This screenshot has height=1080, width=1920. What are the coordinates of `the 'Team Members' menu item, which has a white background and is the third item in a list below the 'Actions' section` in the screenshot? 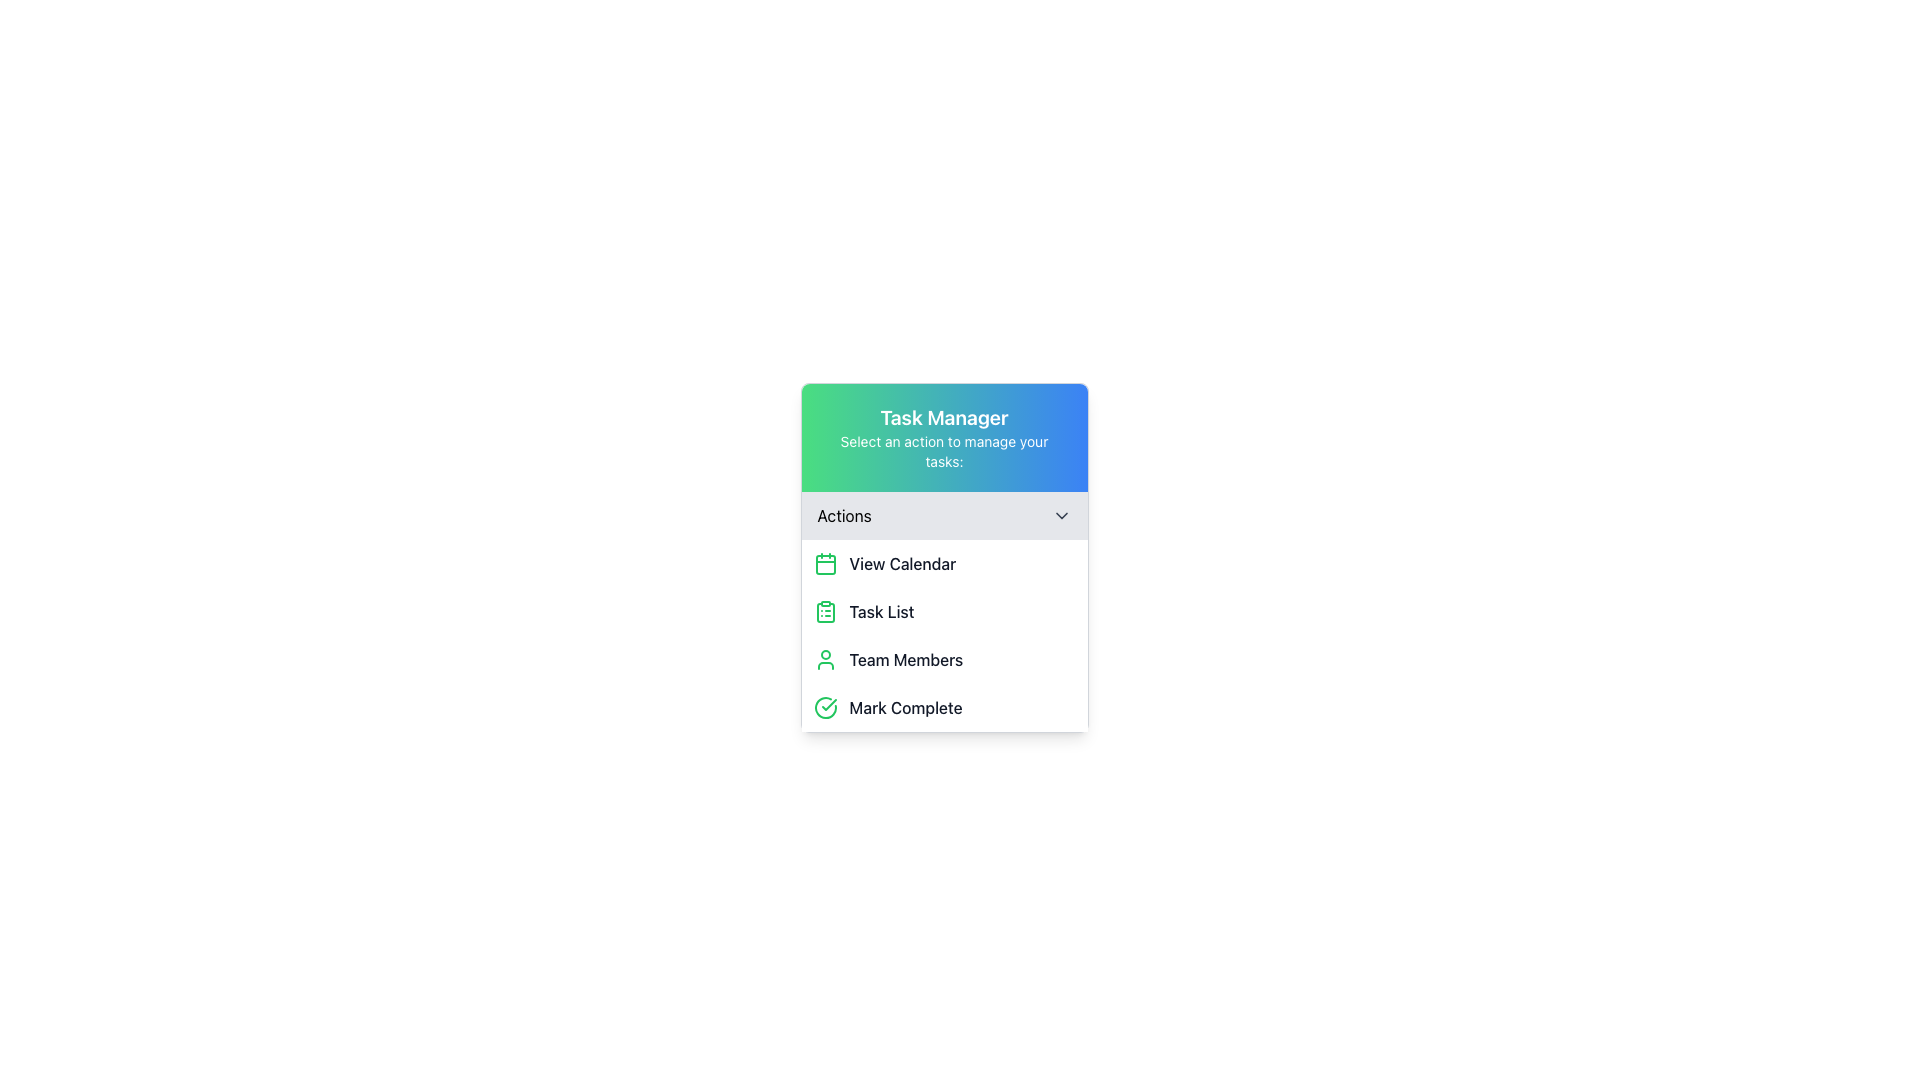 It's located at (943, 636).